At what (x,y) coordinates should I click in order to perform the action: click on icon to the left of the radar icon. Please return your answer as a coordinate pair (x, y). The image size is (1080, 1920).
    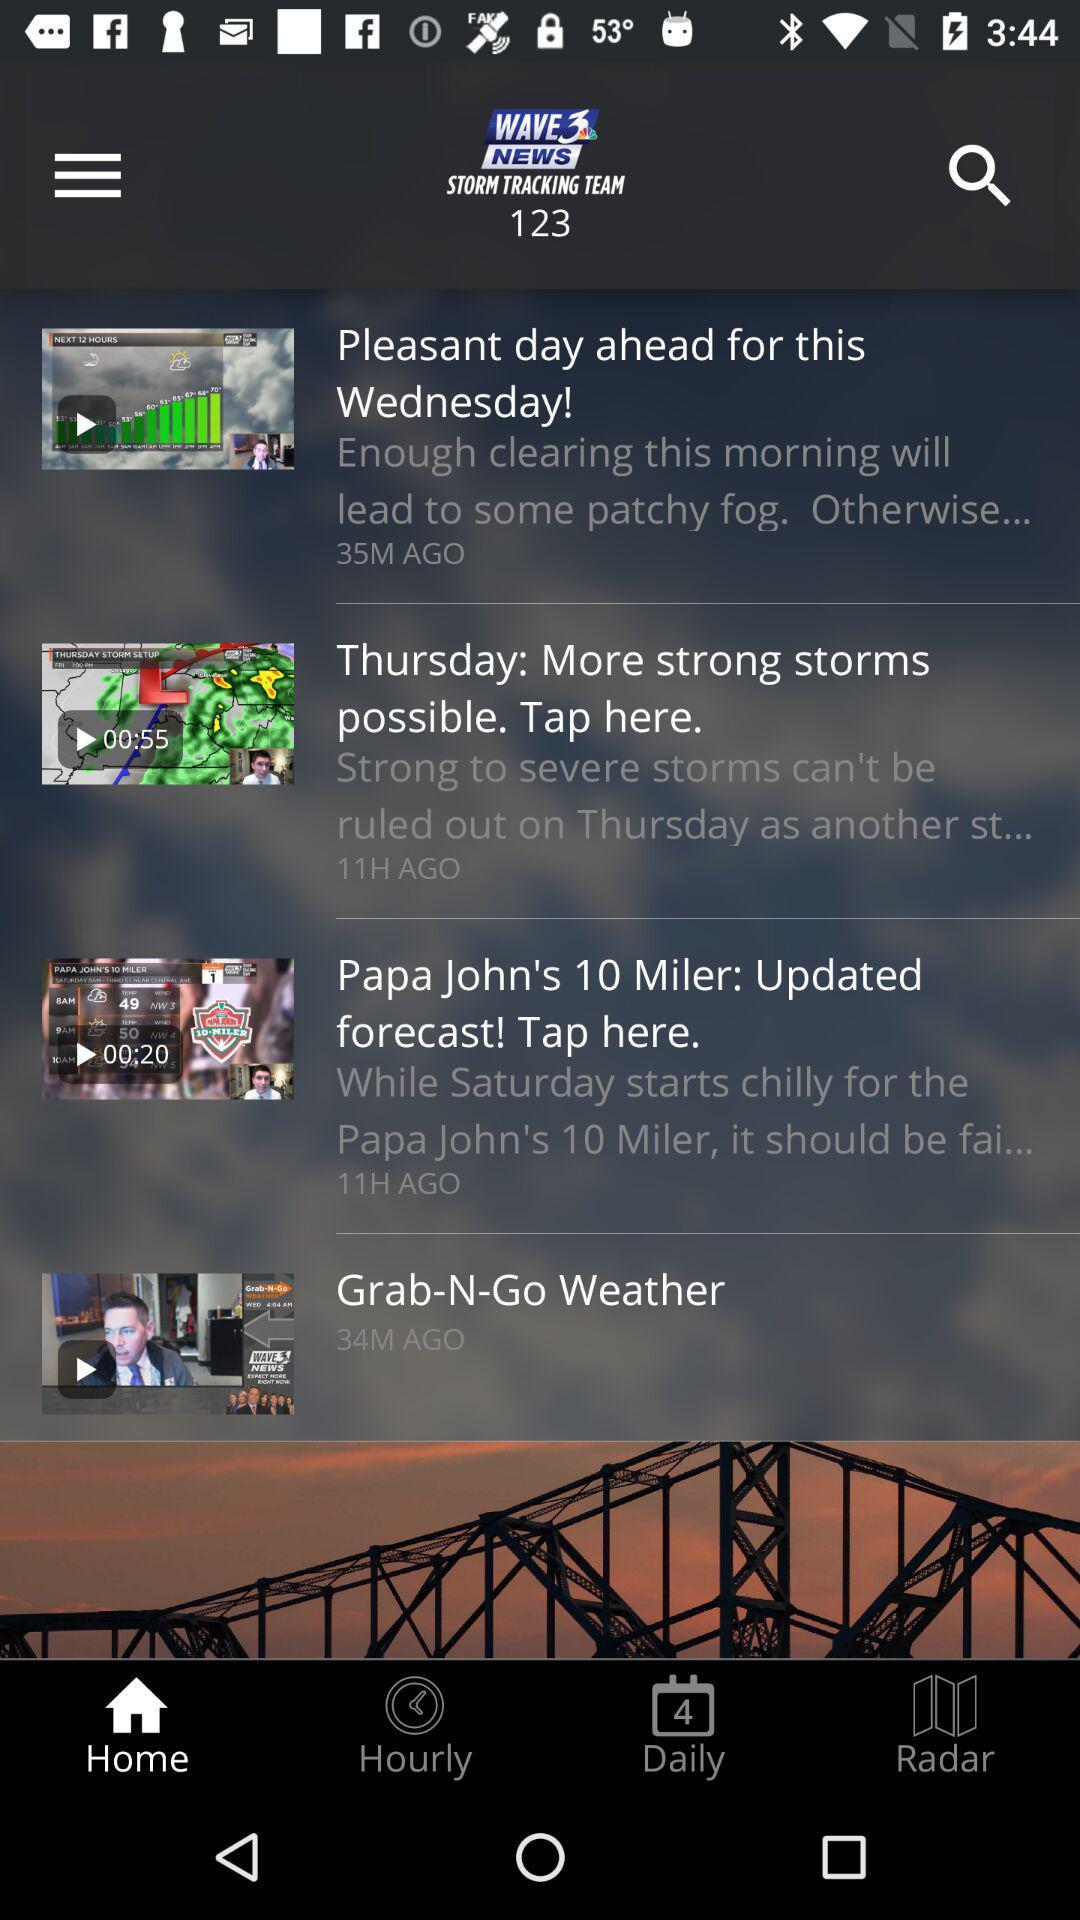
    Looking at the image, I should click on (682, 1726).